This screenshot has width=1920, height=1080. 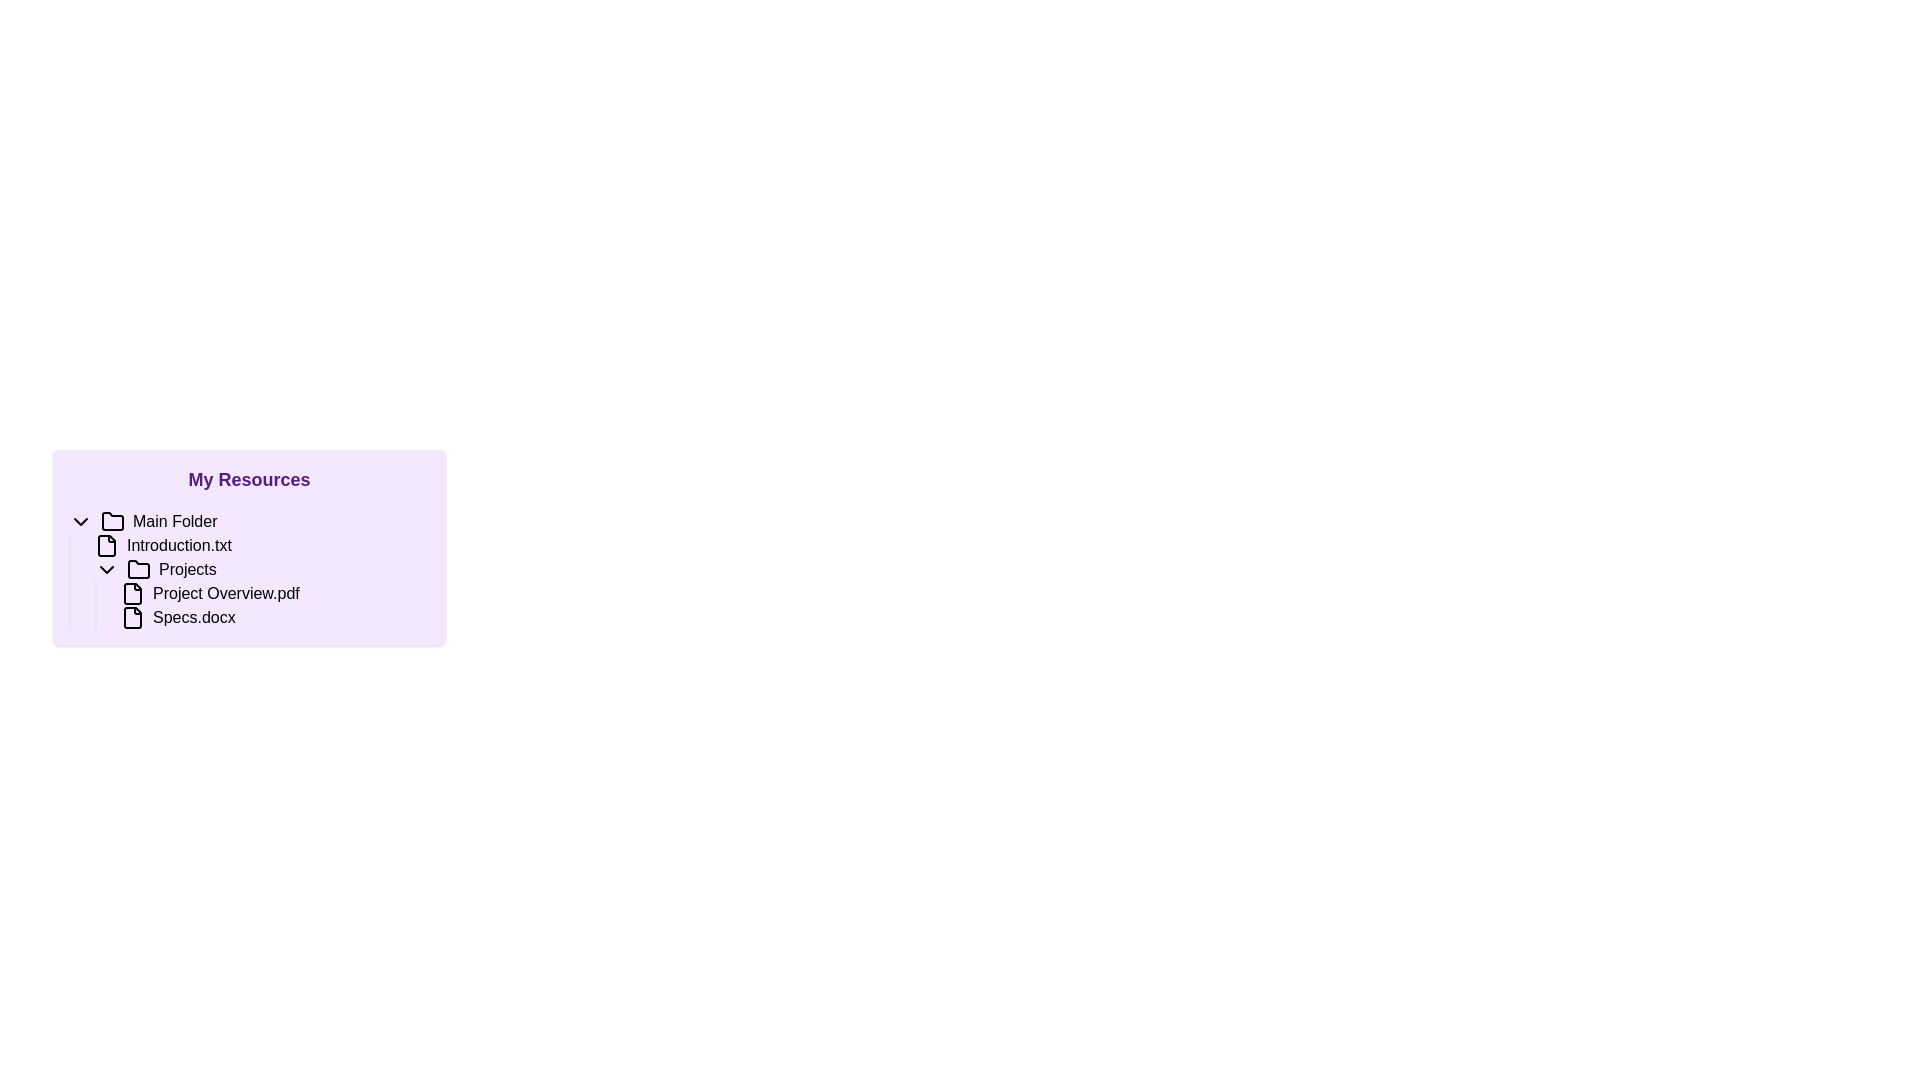 What do you see at coordinates (132, 593) in the screenshot?
I see `the file icon with a black outline and white fill located to the left of the label 'Project Overview.pdf'` at bounding box center [132, 593].